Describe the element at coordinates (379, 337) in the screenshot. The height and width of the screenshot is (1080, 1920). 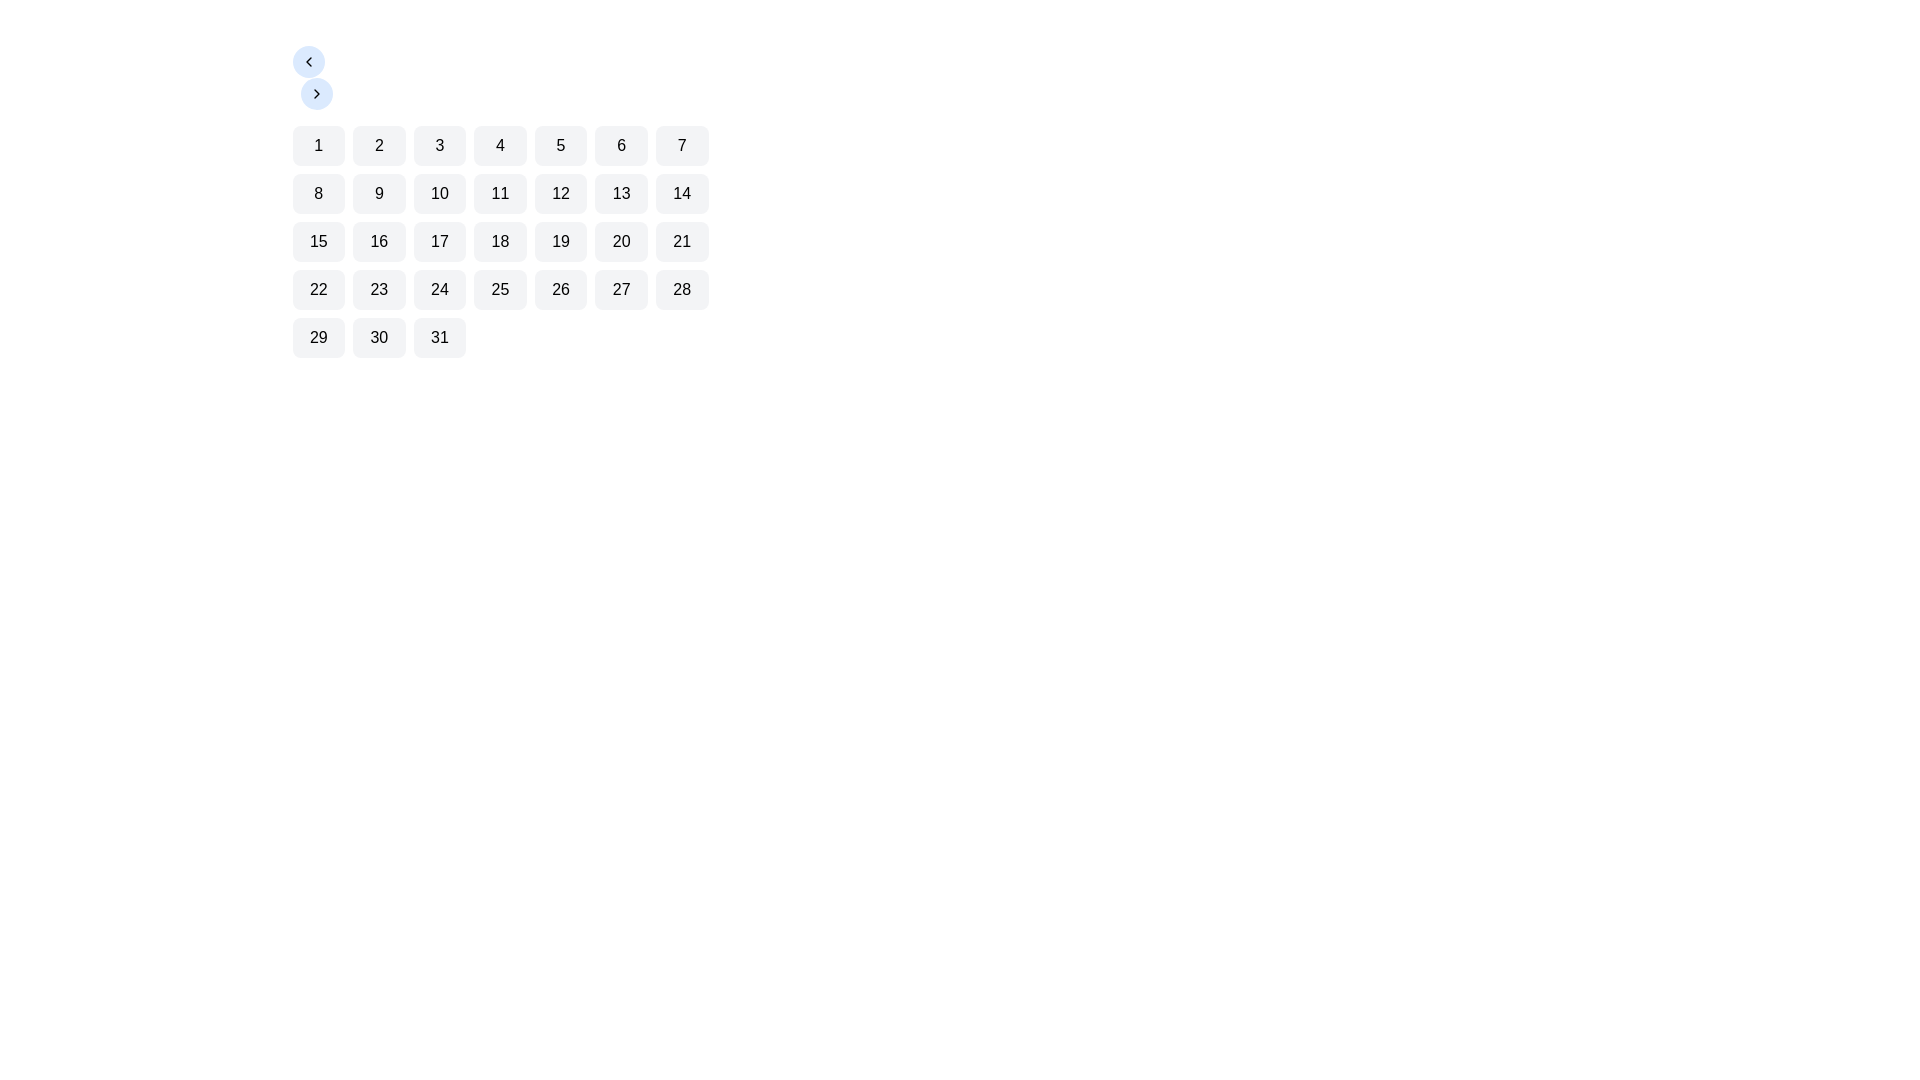
I see `the calendar day button representing the 30th day` at that location.